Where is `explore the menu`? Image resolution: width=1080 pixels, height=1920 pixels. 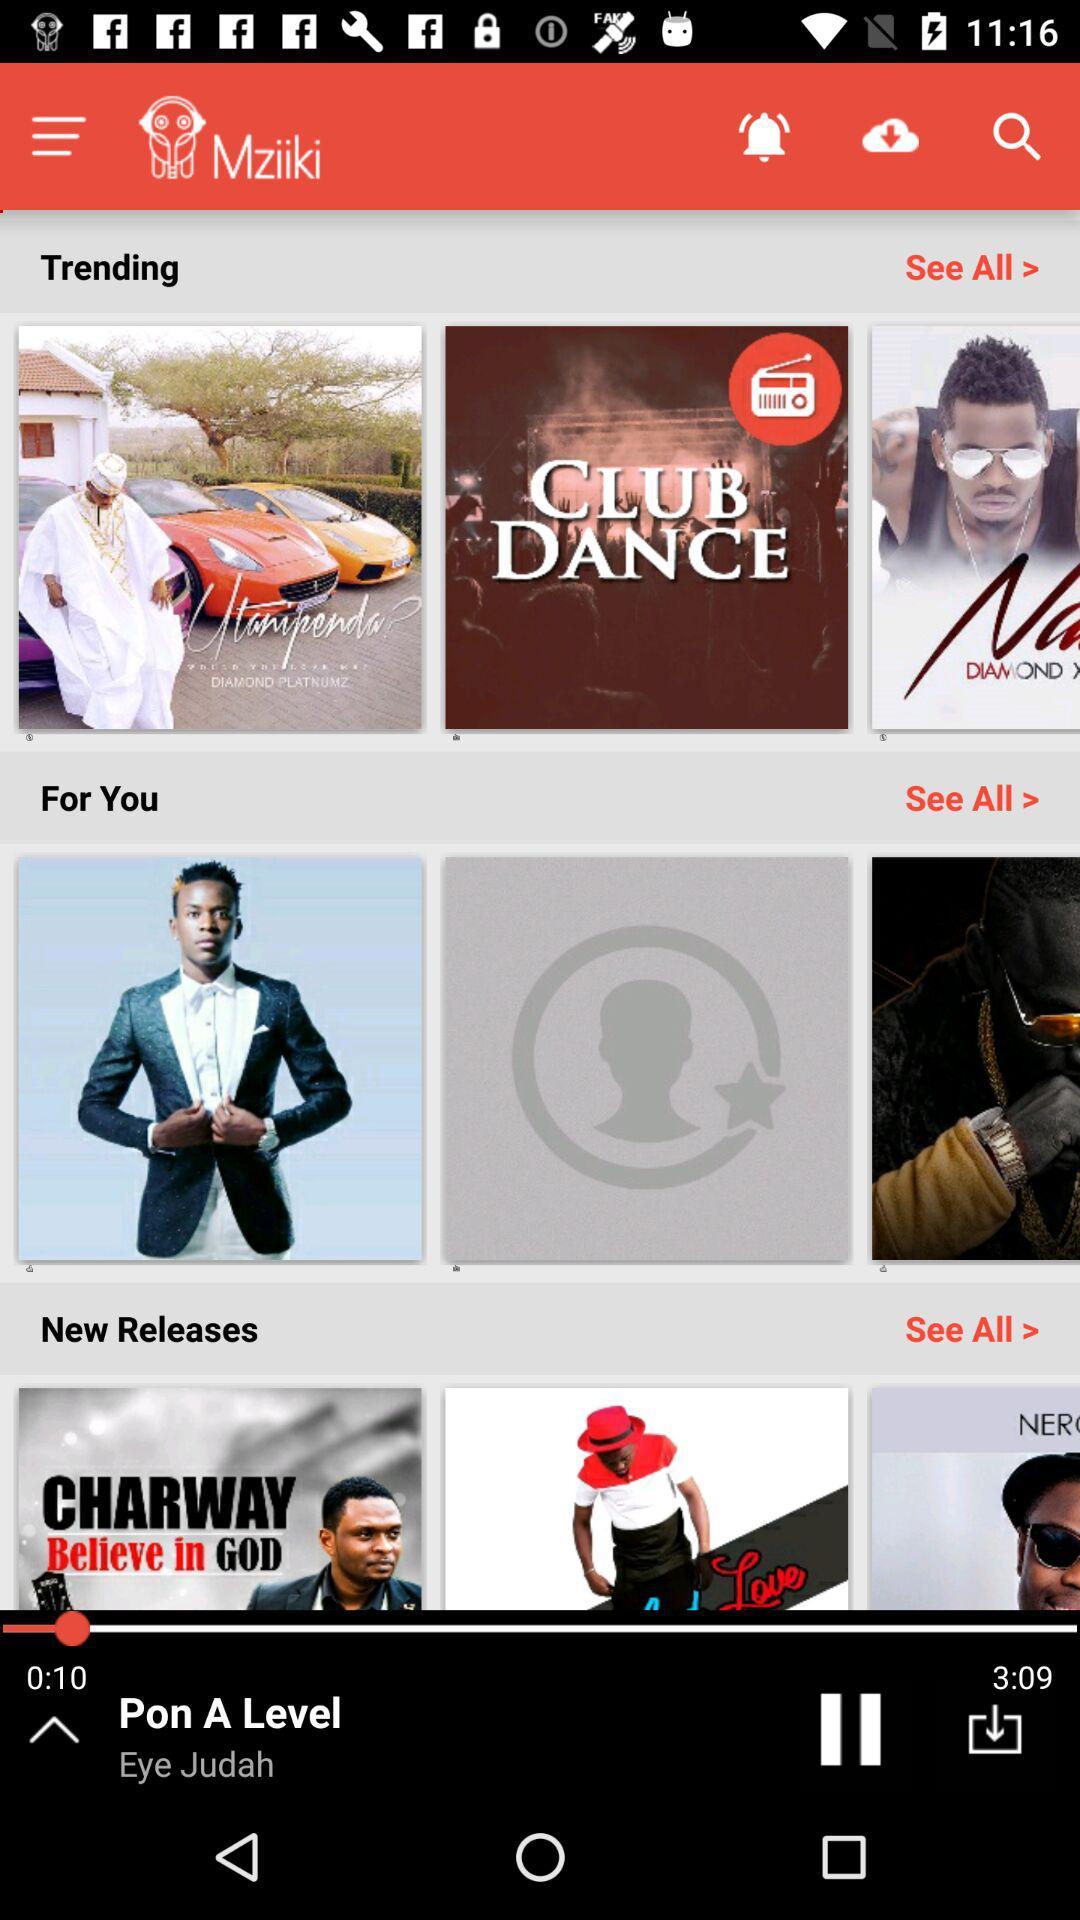
explore the menu is located at coordinates (57, 135).